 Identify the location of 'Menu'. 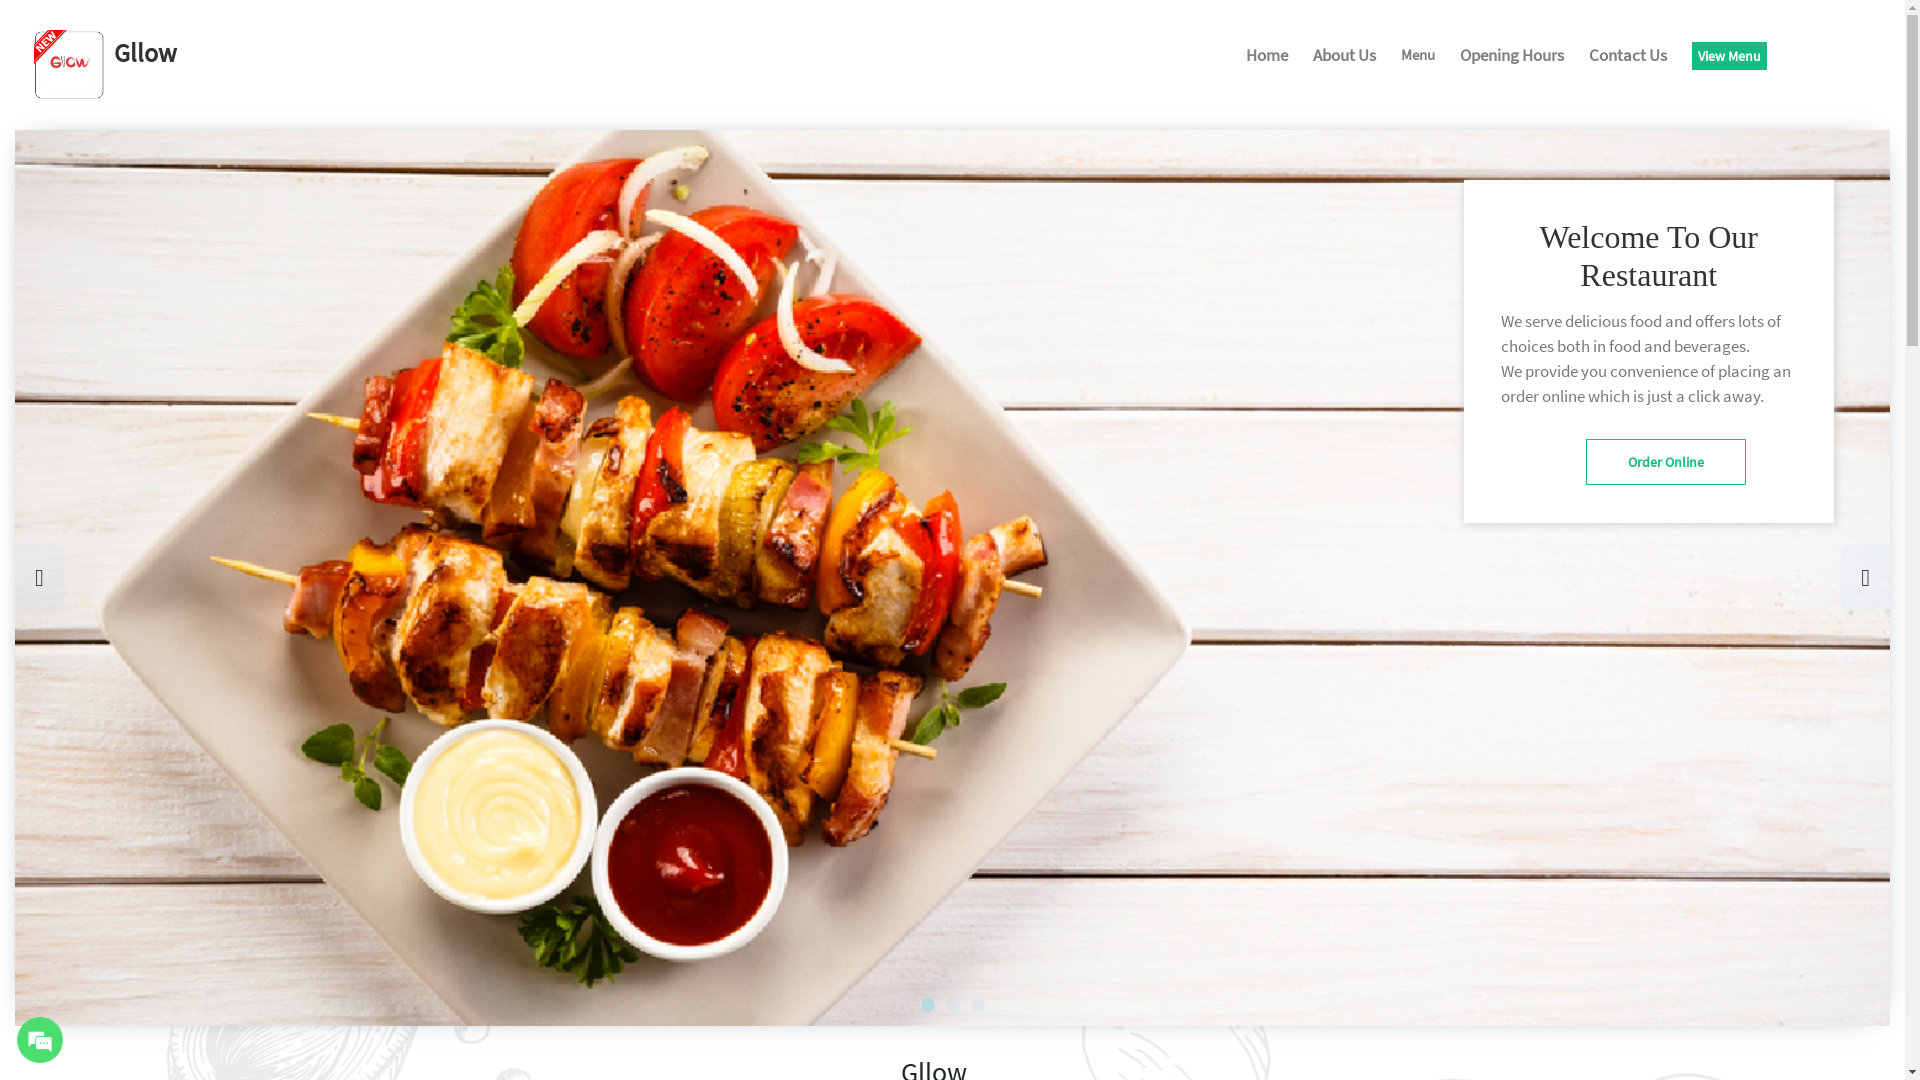
(1416, 56).